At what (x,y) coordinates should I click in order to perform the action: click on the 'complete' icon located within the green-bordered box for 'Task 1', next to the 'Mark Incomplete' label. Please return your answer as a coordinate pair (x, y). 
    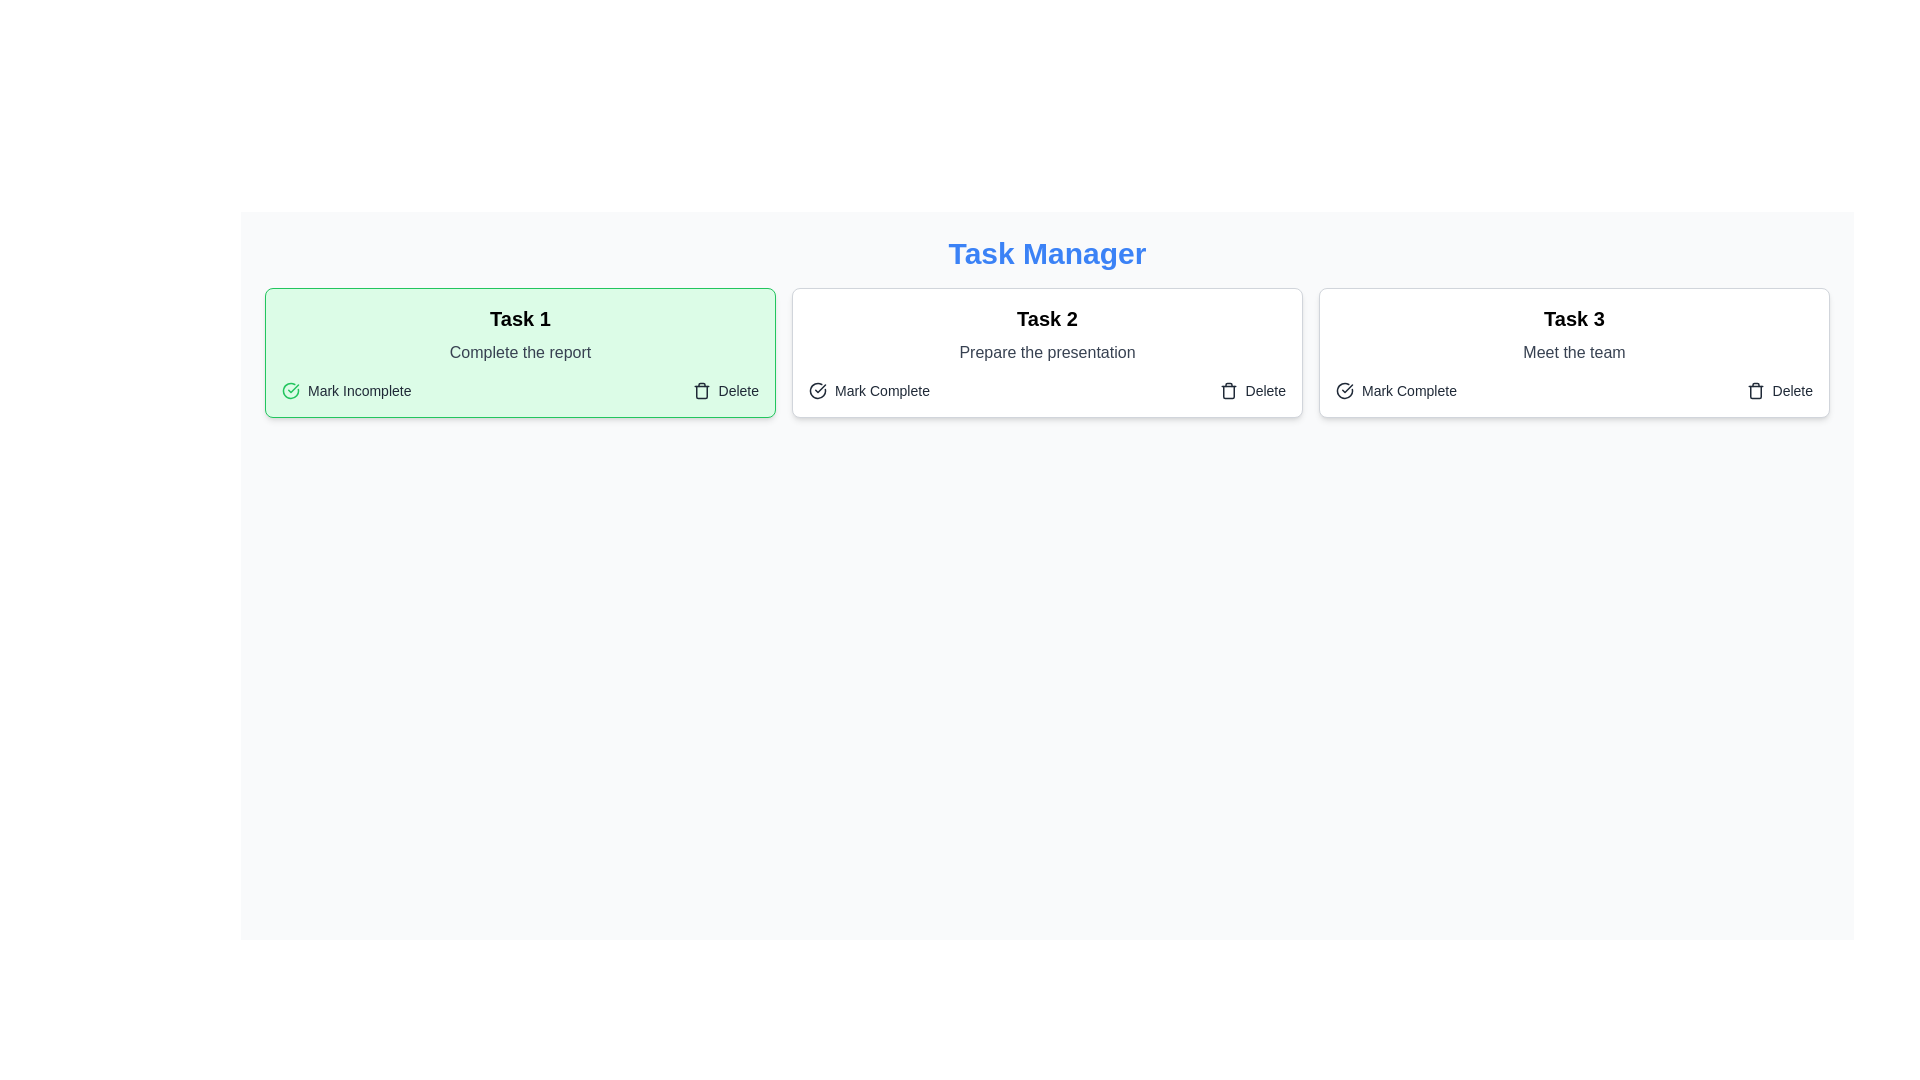
    Looking at the image, I should click on (290, 390).